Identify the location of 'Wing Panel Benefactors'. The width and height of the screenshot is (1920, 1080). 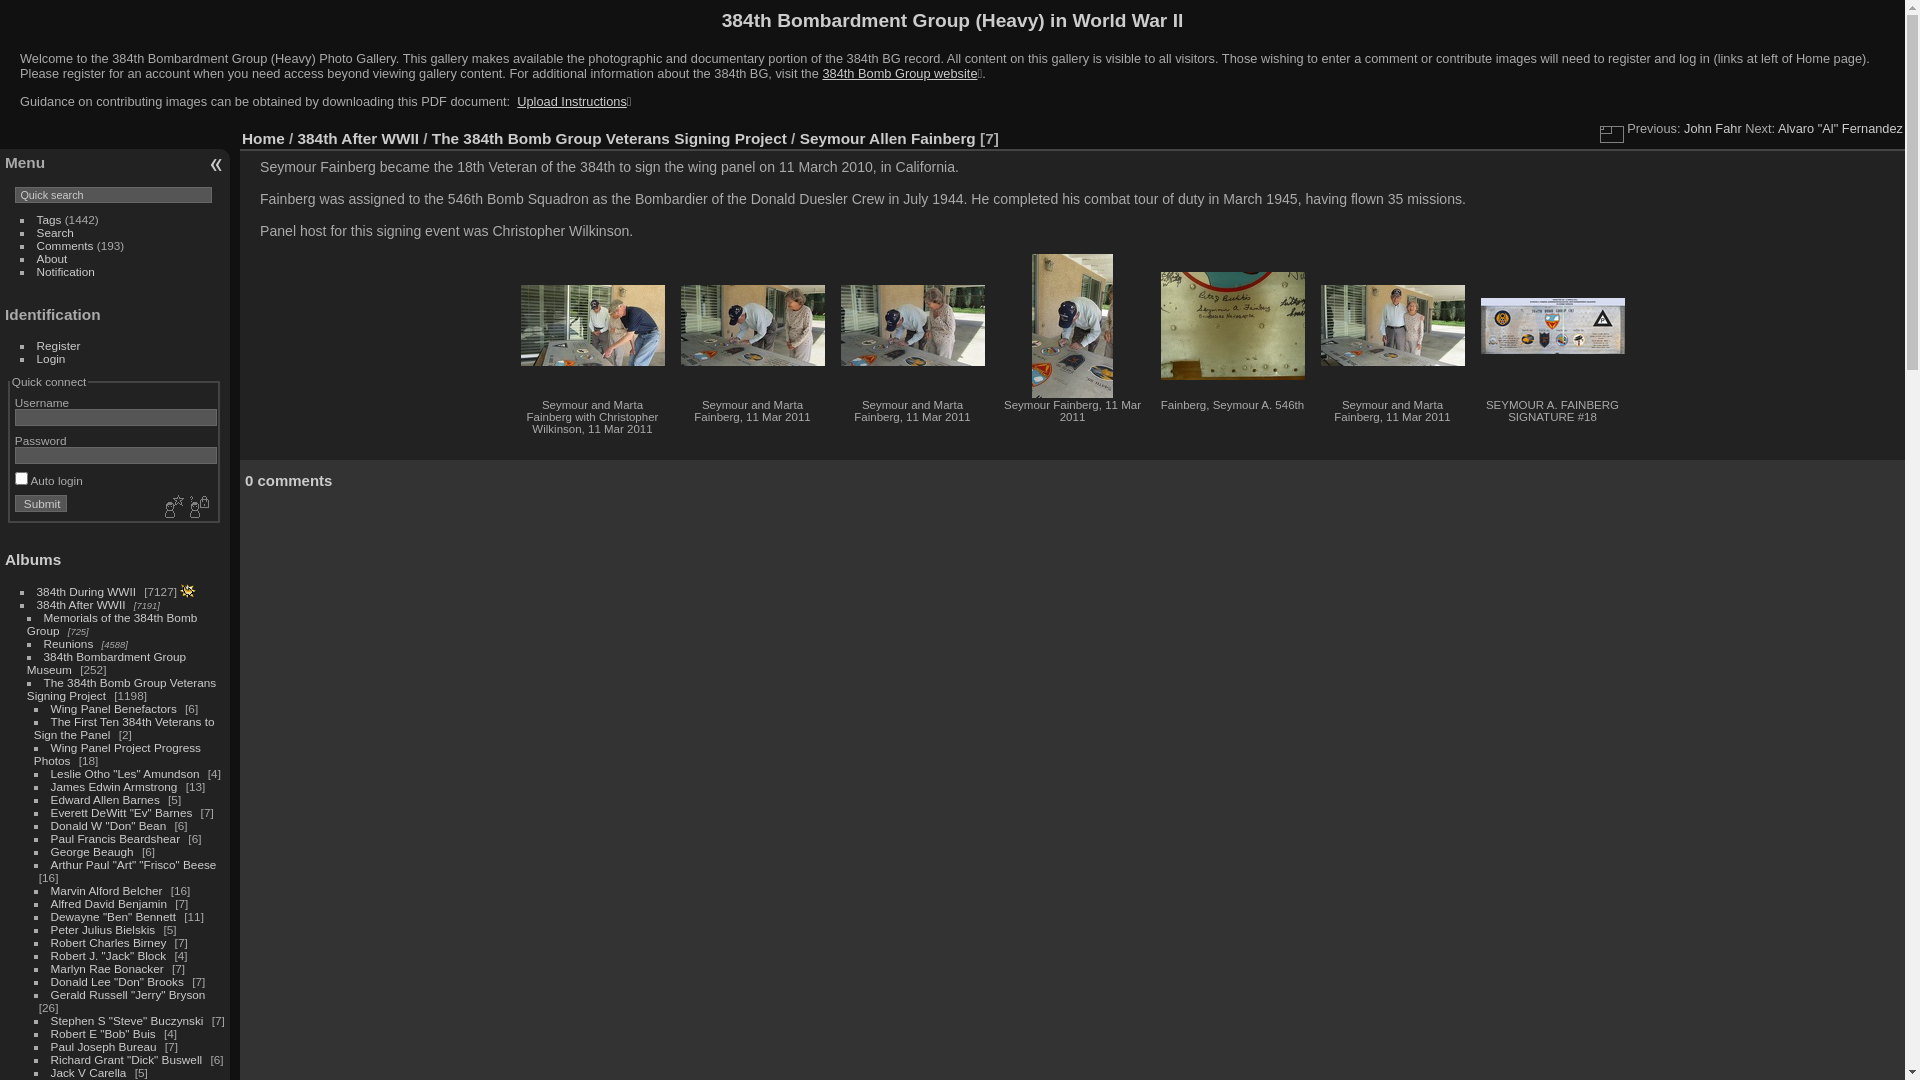
(113, 707).